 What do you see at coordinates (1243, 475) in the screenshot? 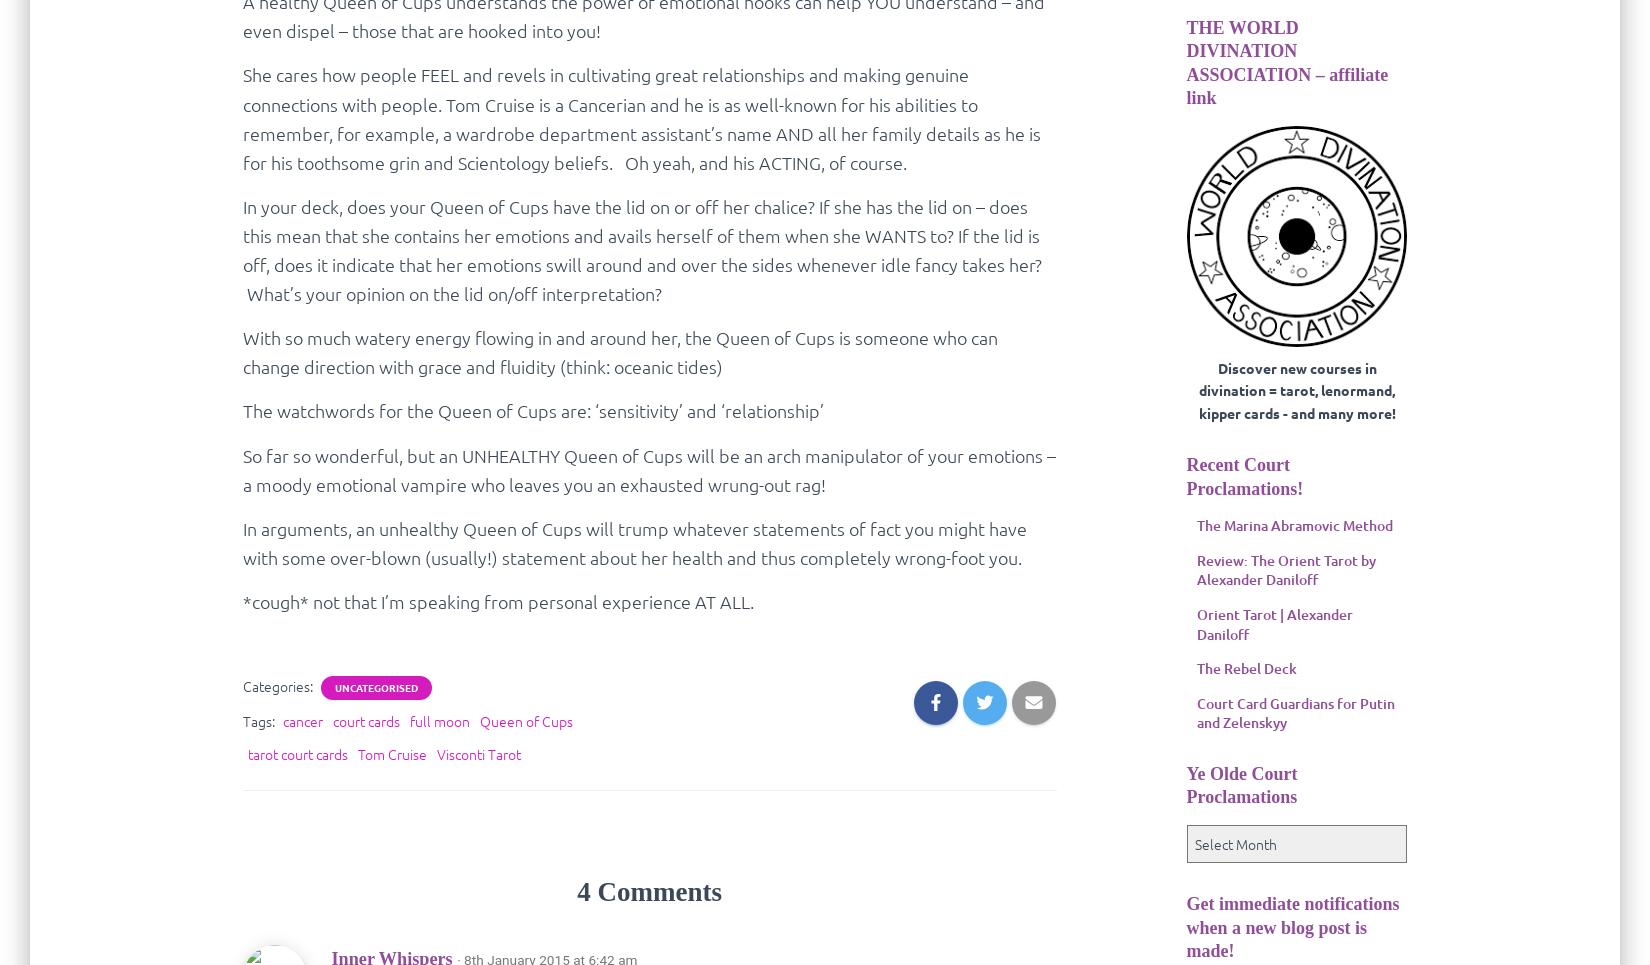
I see `'Recent Court Proclamations!'` at bounding box center [1243, 475].